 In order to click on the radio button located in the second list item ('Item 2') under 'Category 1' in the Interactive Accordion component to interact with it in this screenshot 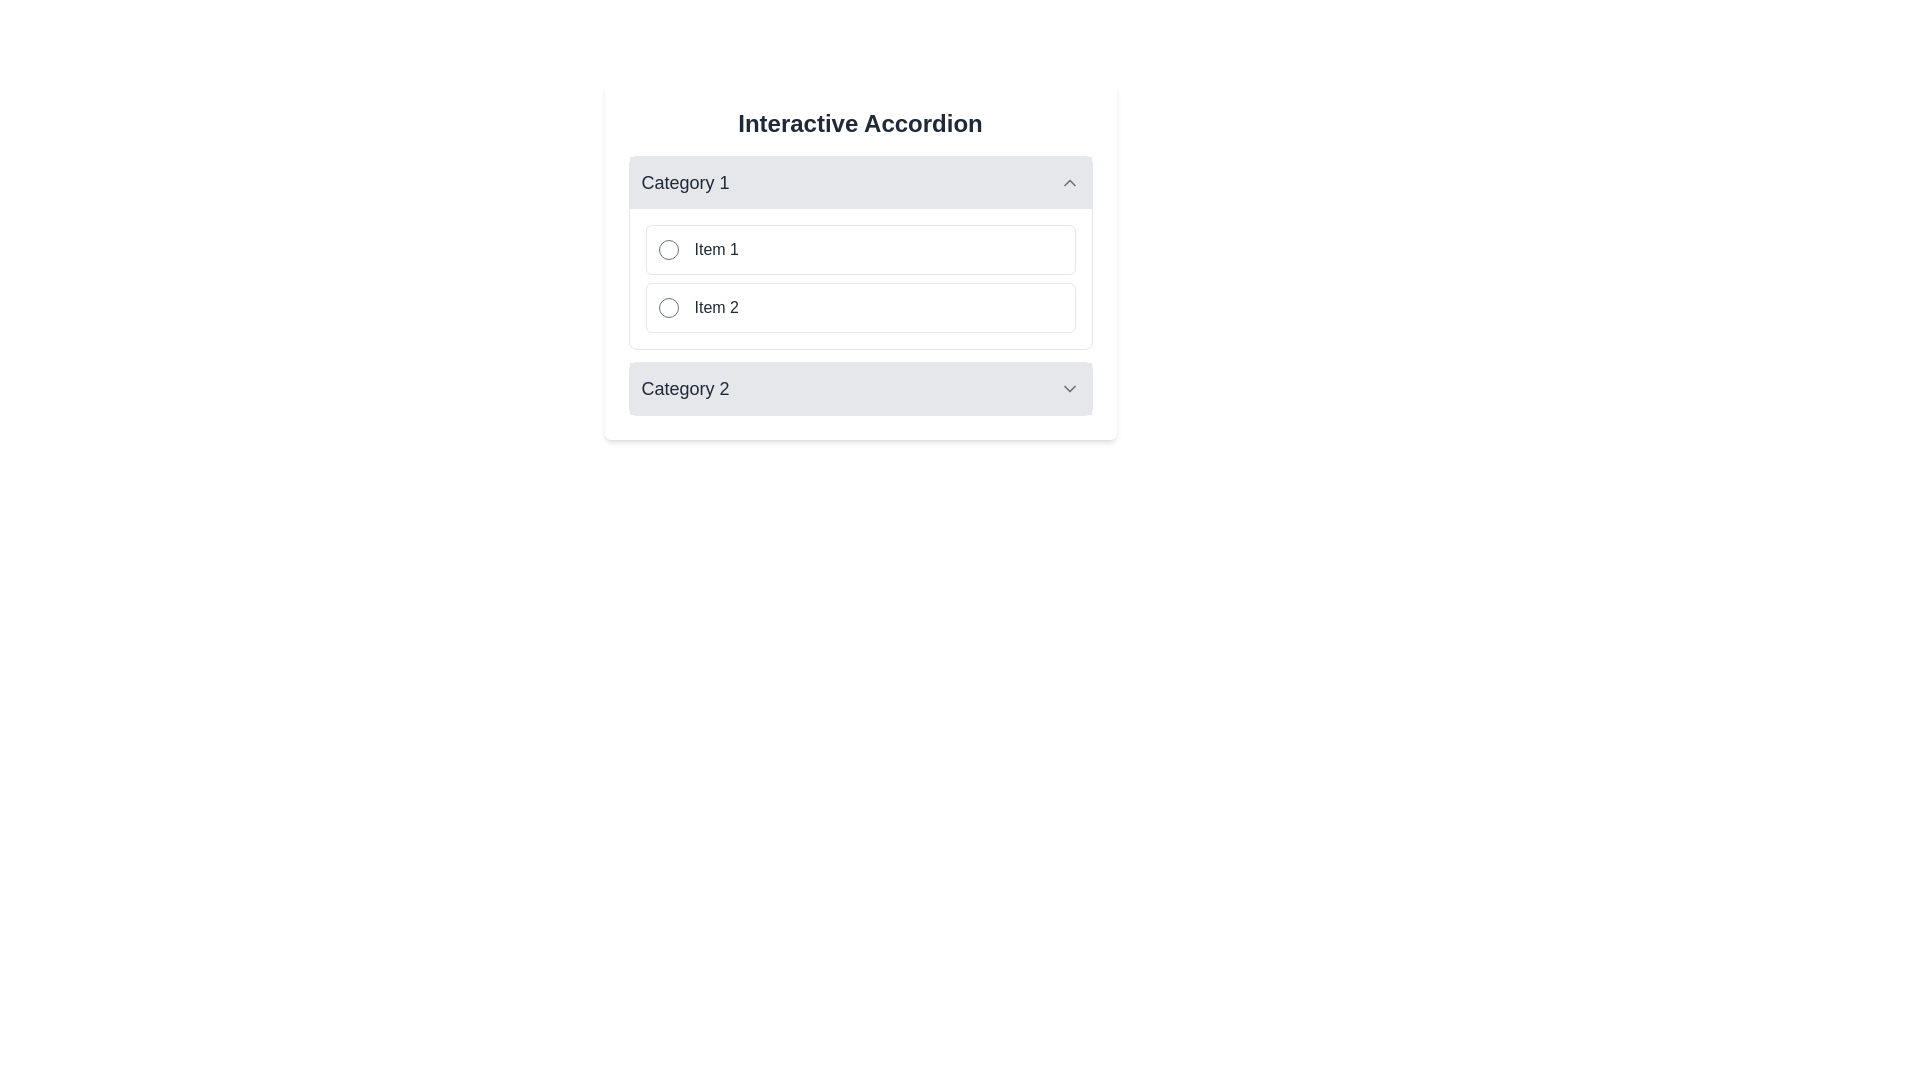, I will do `click(668, 308)`.